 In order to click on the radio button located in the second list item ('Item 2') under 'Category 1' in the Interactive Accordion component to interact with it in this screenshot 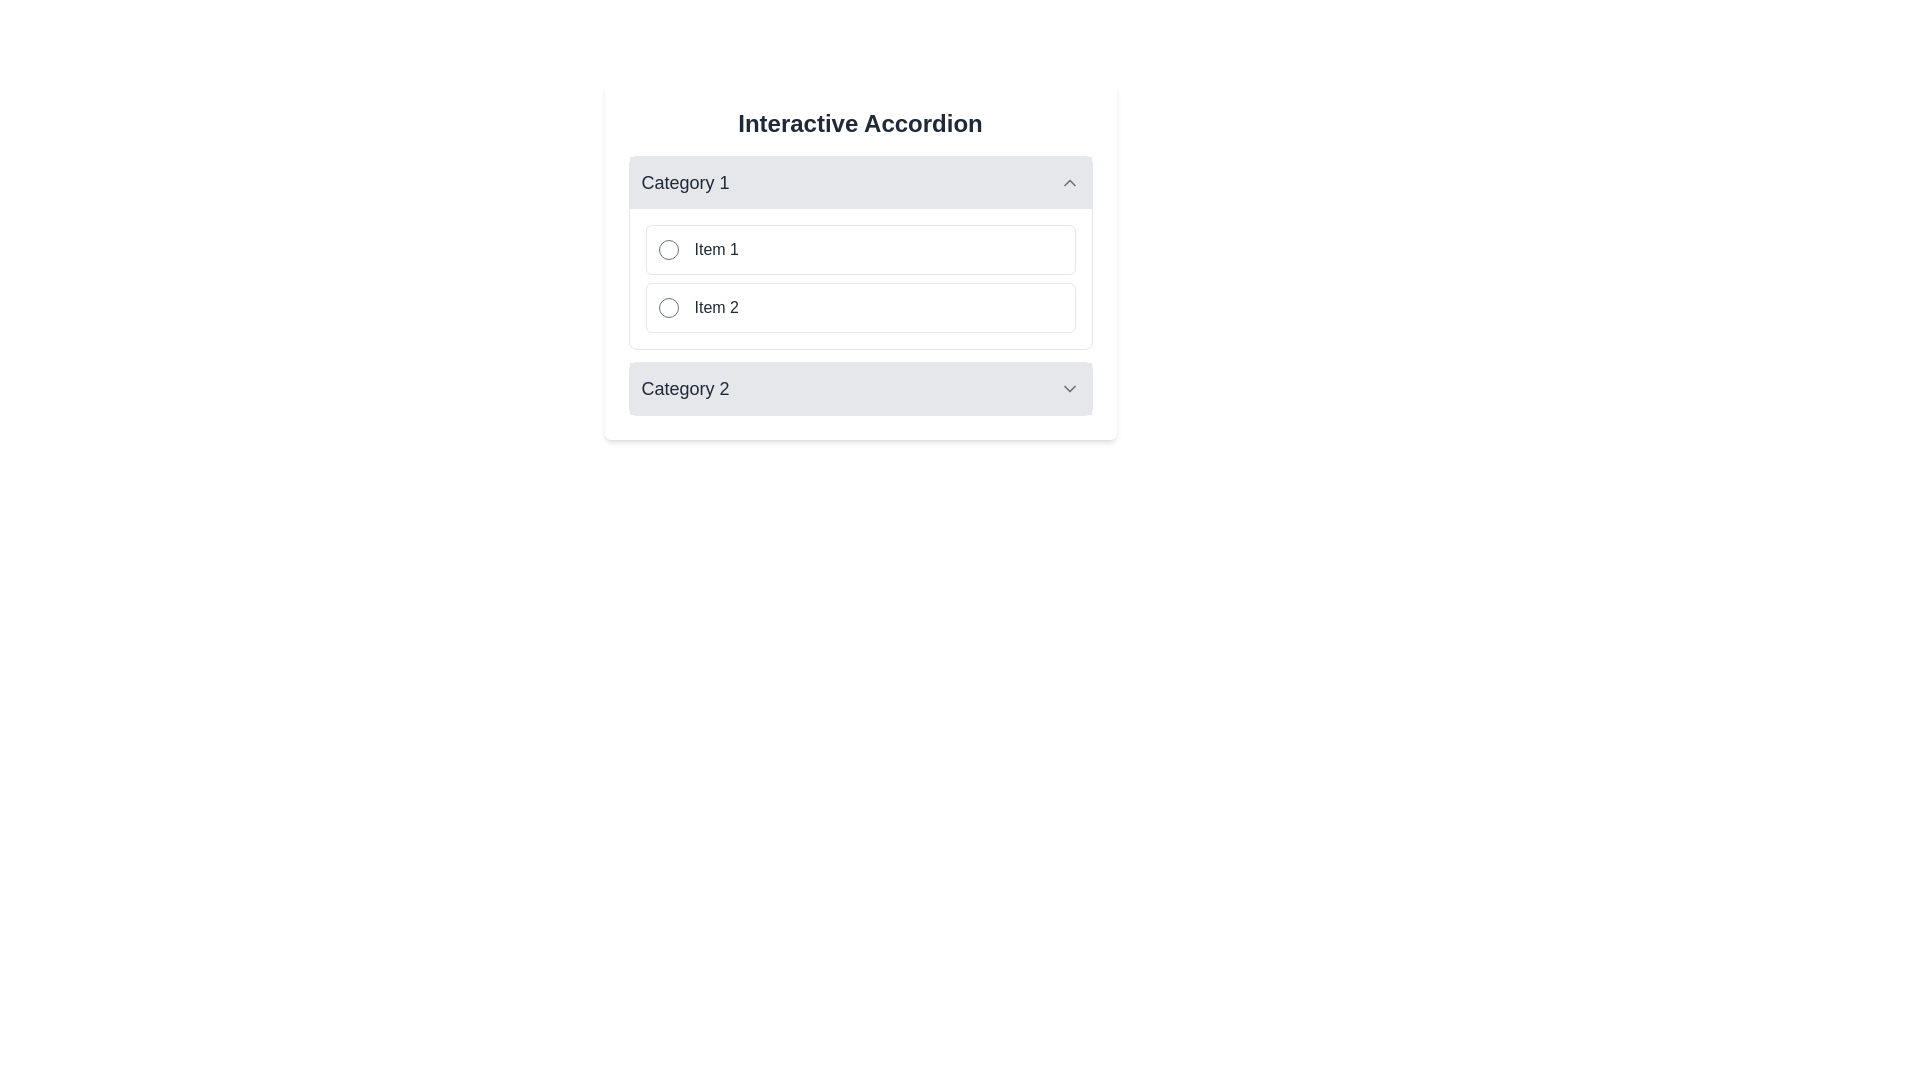, I will do `click(668, 308)`.